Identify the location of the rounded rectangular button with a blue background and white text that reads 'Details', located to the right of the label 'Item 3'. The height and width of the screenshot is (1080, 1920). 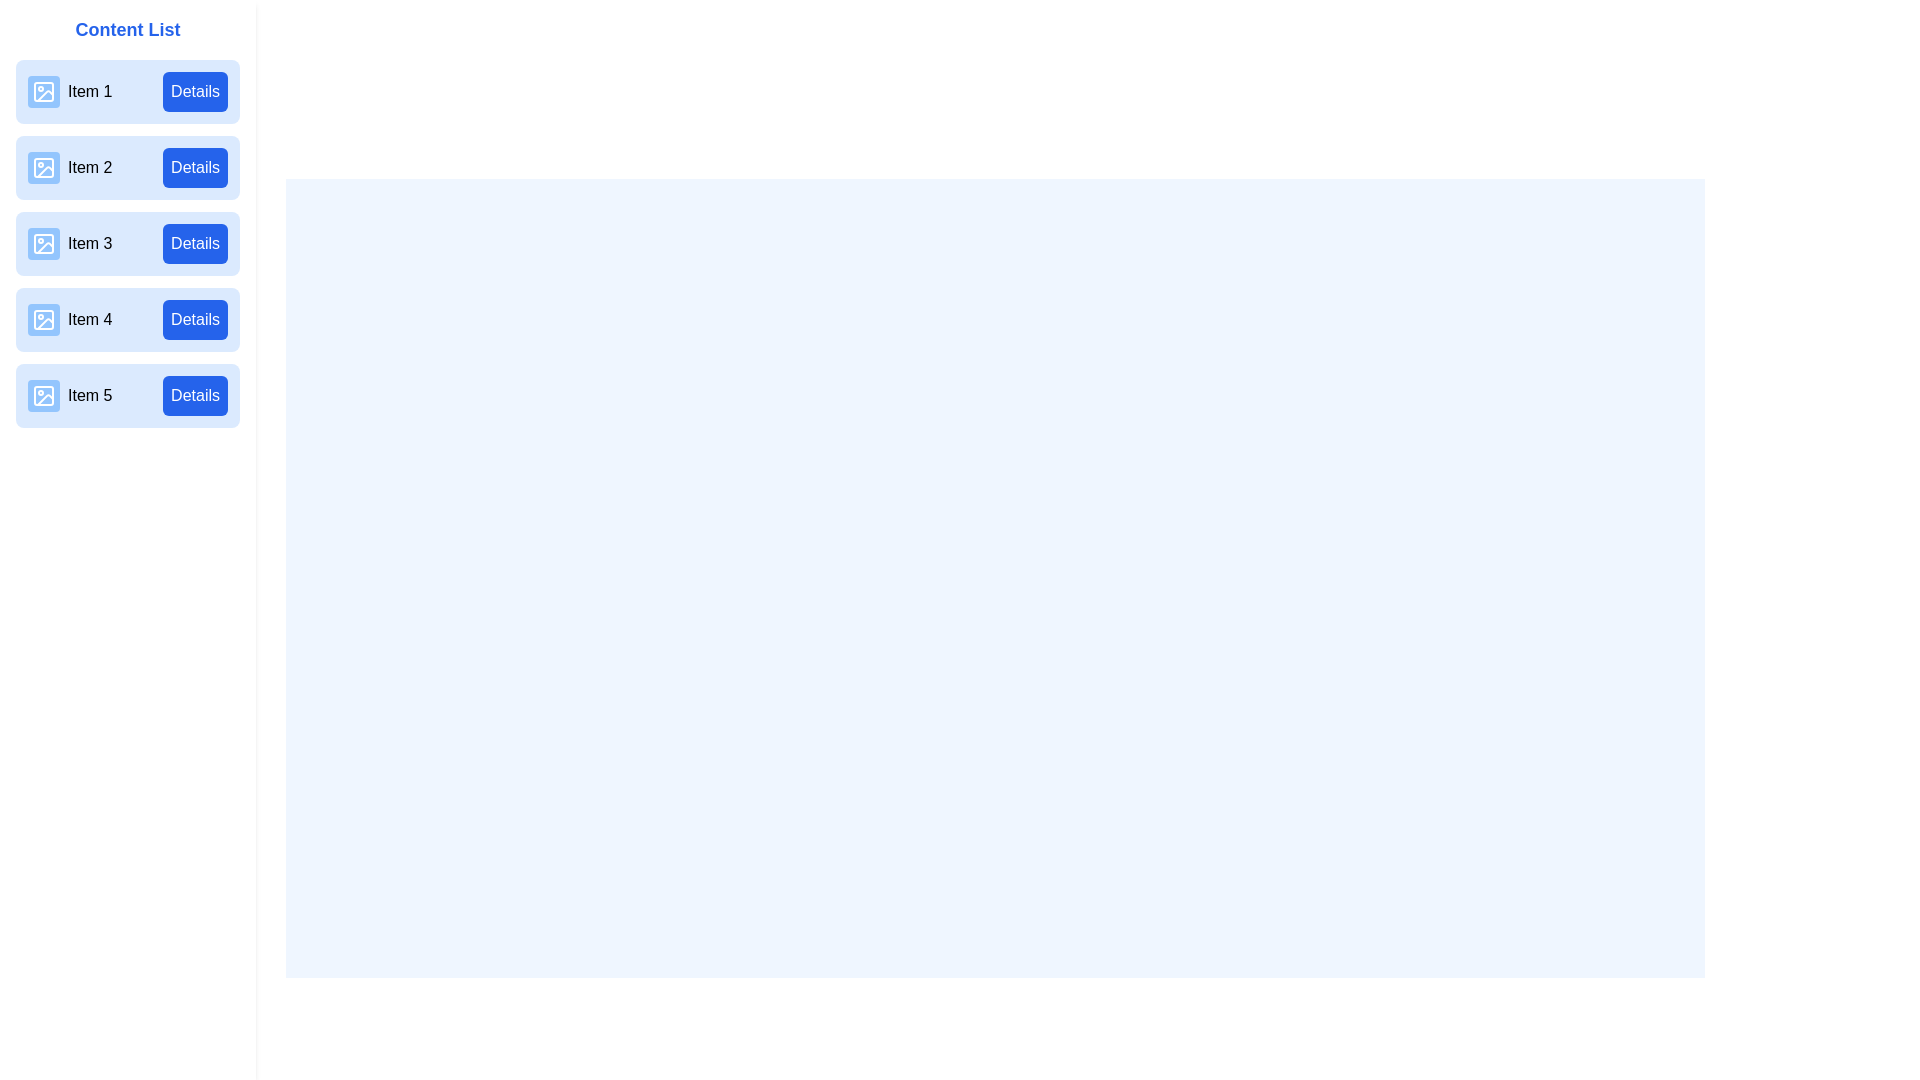
(195, 242).